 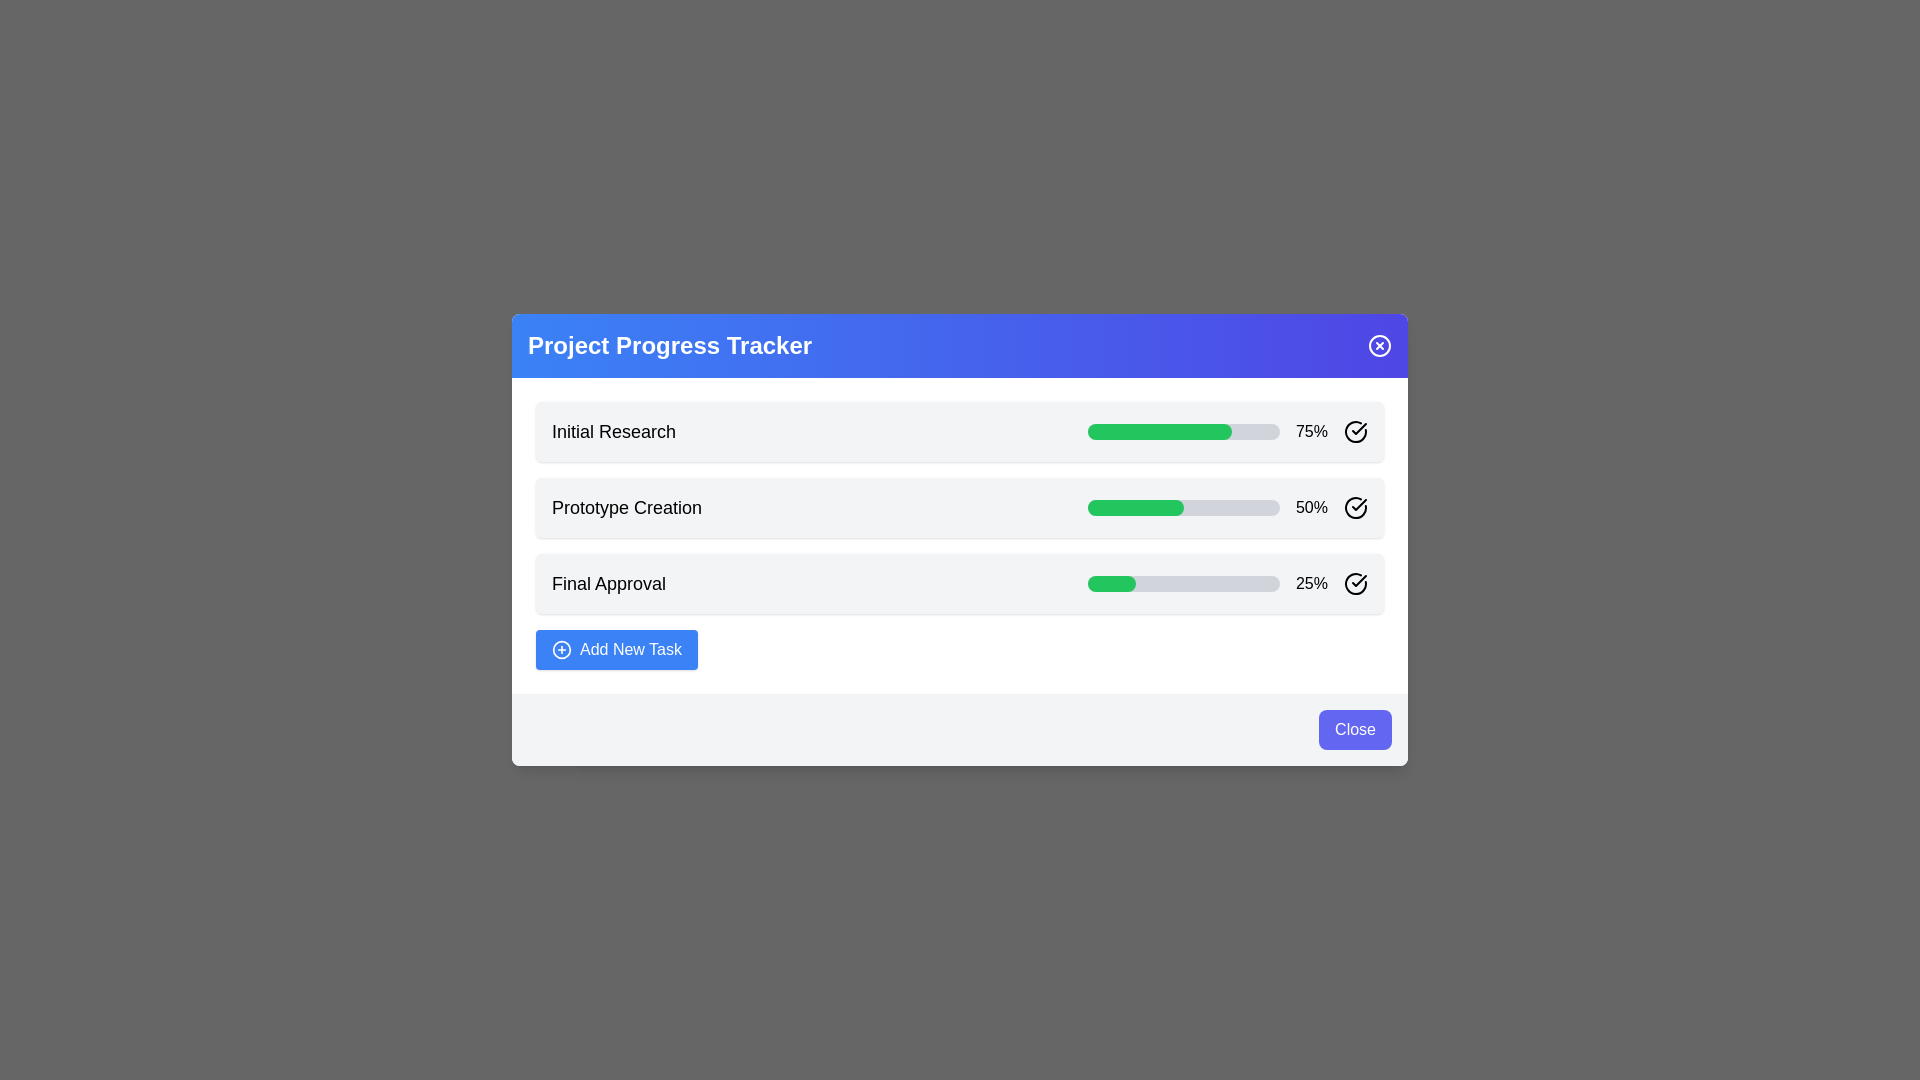 I want to click on the 'Close' button located in the bottom-right corner of the modal, so click(x=1355, y=729).